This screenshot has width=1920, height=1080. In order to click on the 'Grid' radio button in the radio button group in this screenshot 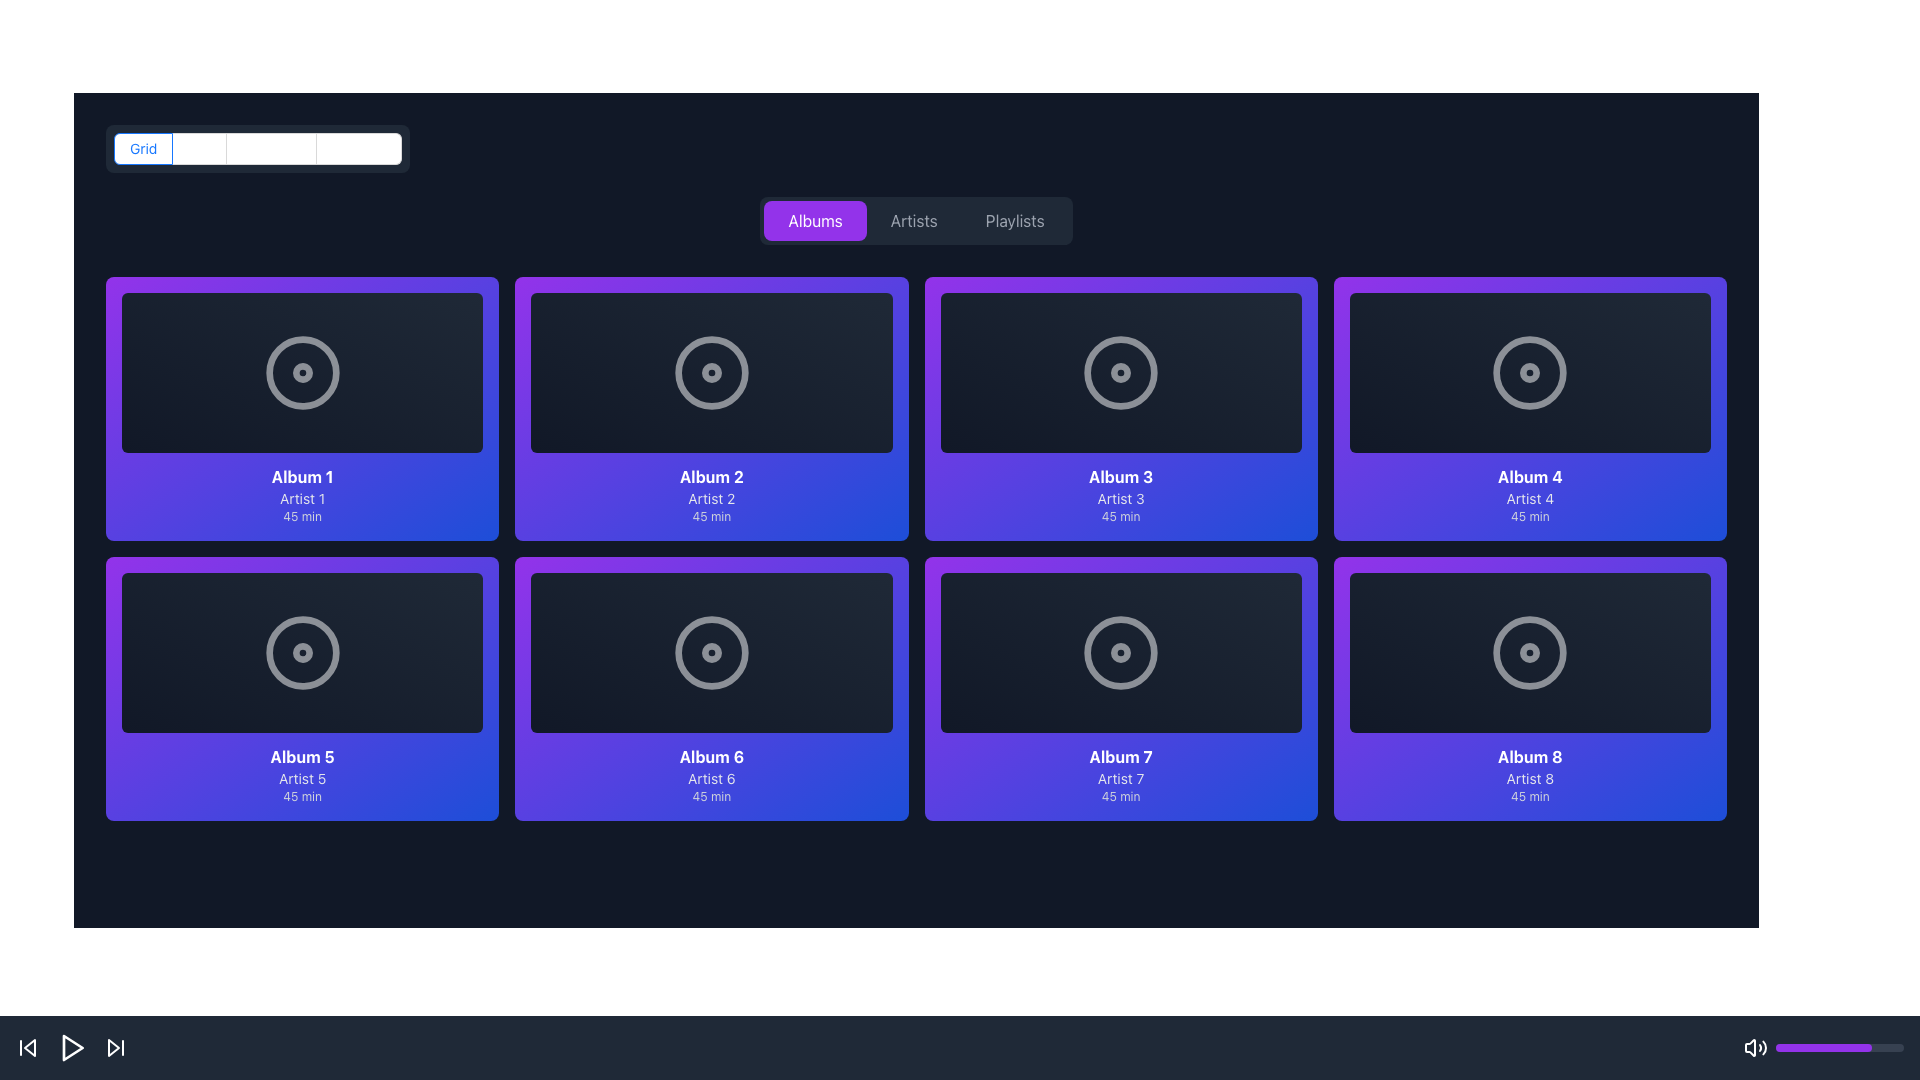, I will do `click(256, 148)`.